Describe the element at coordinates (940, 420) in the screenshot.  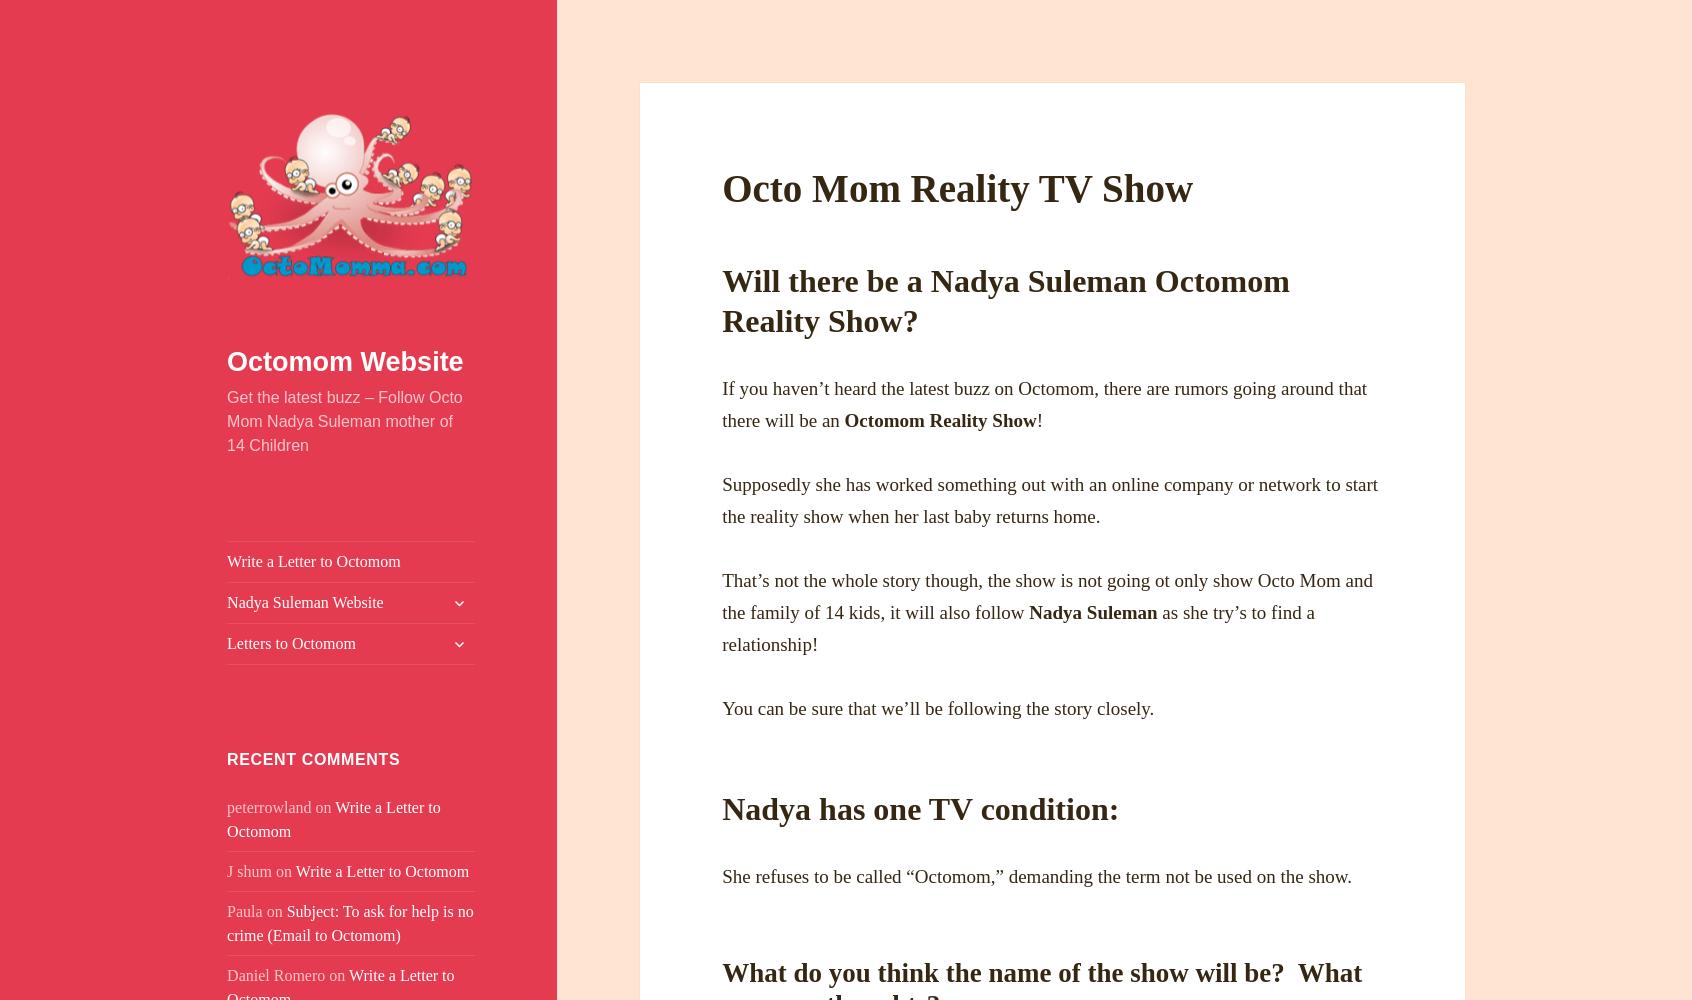
I see `'Octomom Reality Show'` at that location.